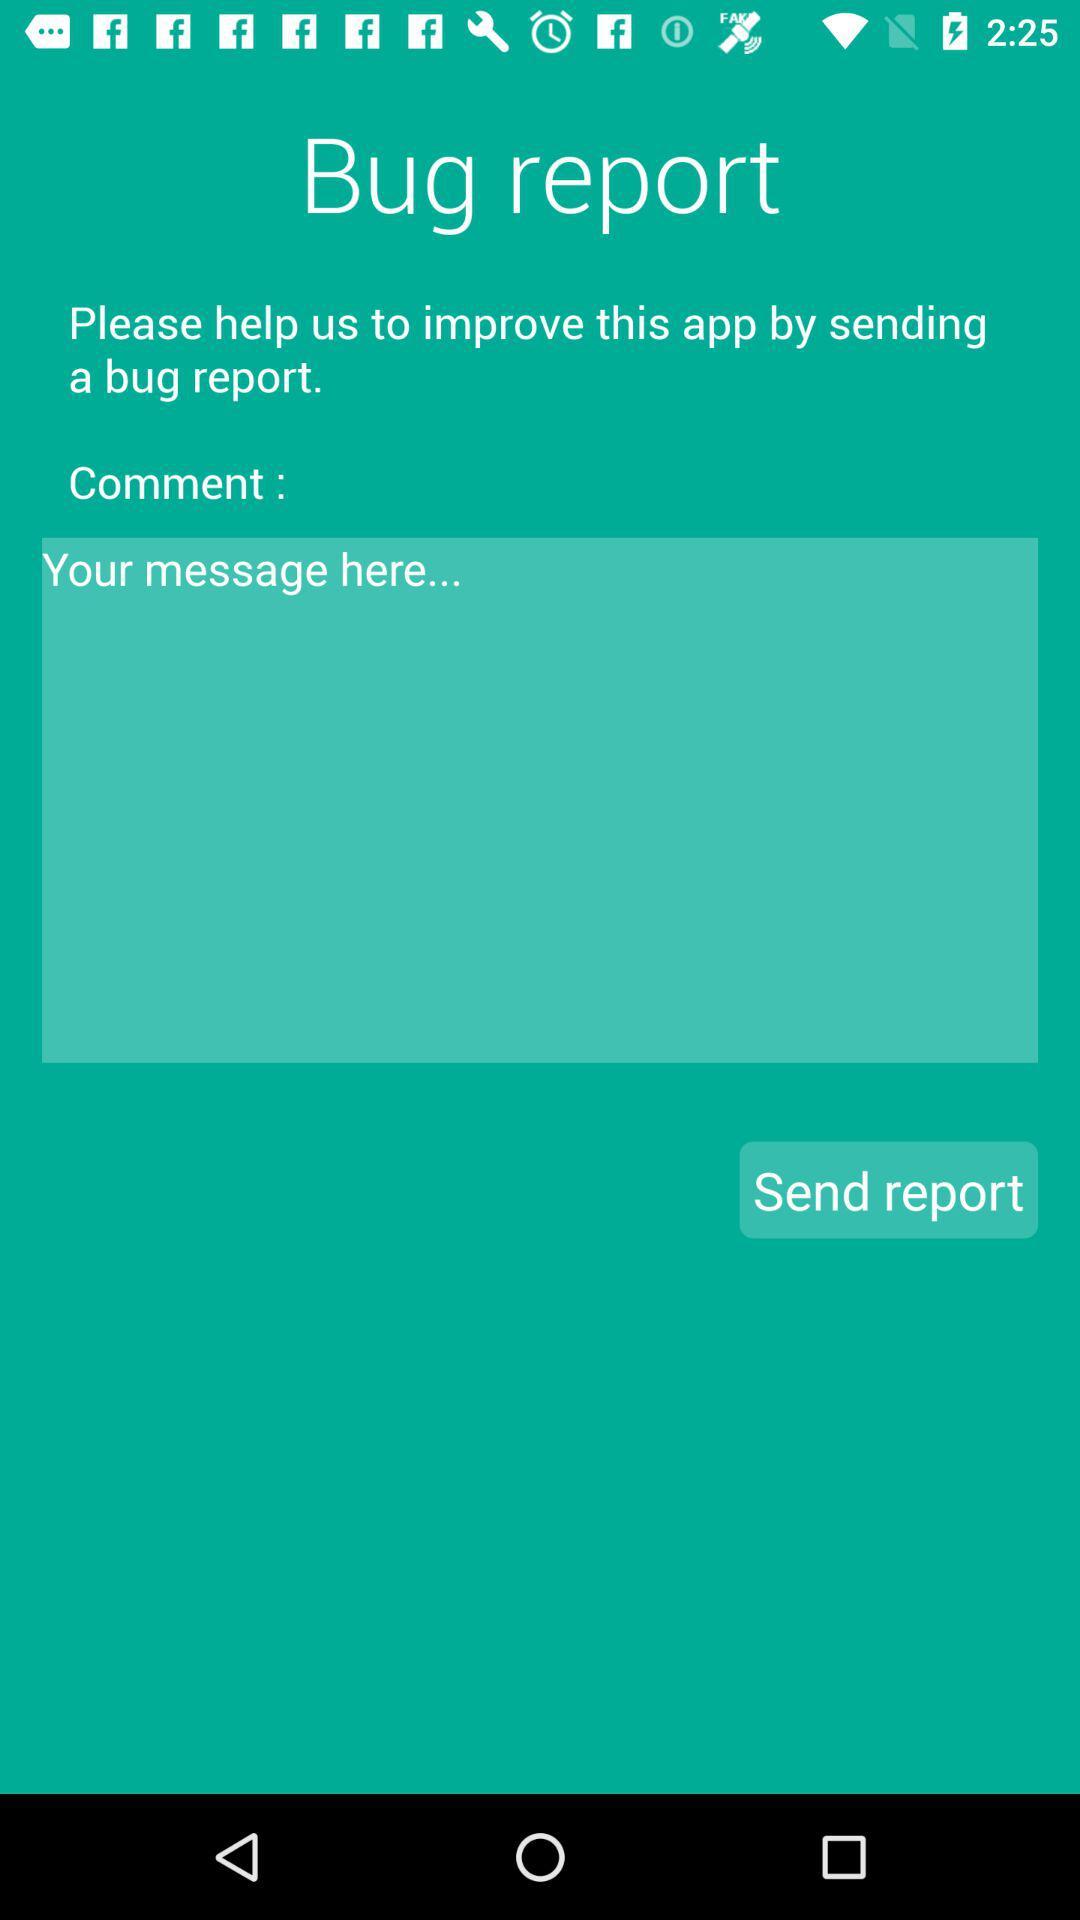  I want to click on the icon on the right, so click(887, 1189).